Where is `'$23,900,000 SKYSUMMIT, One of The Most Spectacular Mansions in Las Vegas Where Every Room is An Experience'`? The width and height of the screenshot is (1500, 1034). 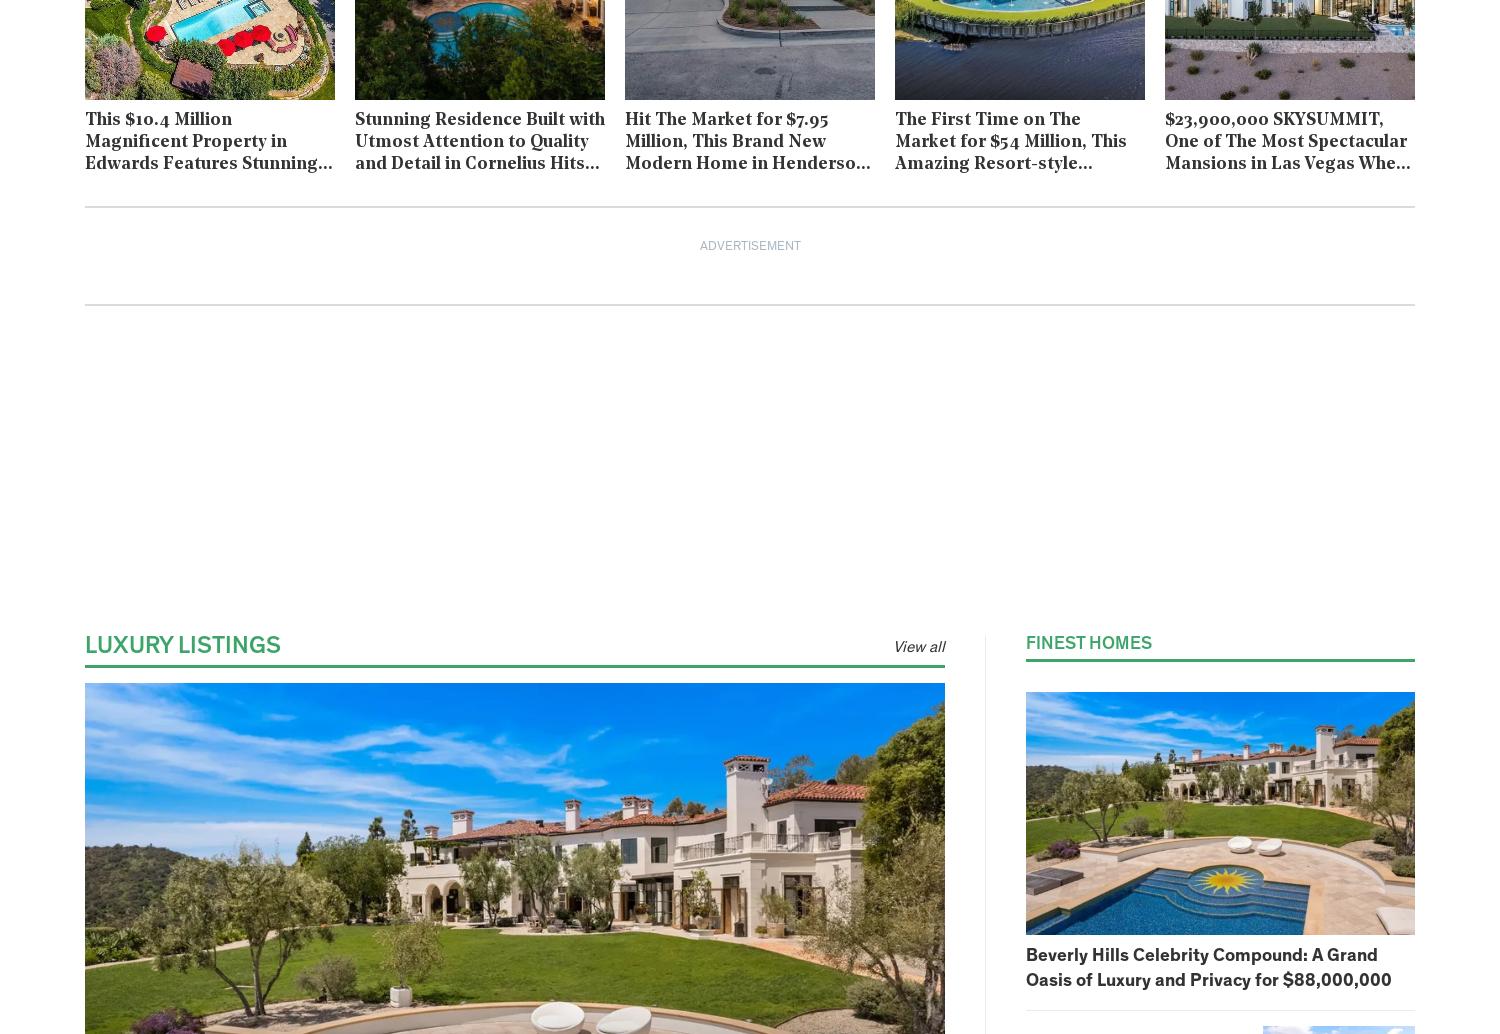
'$23,900,000 SKYSUMMIT, One of The Most Spectacular Mansions in Las Vegas Where Every Room is An Experience' is located at coordinates (1289, 153).